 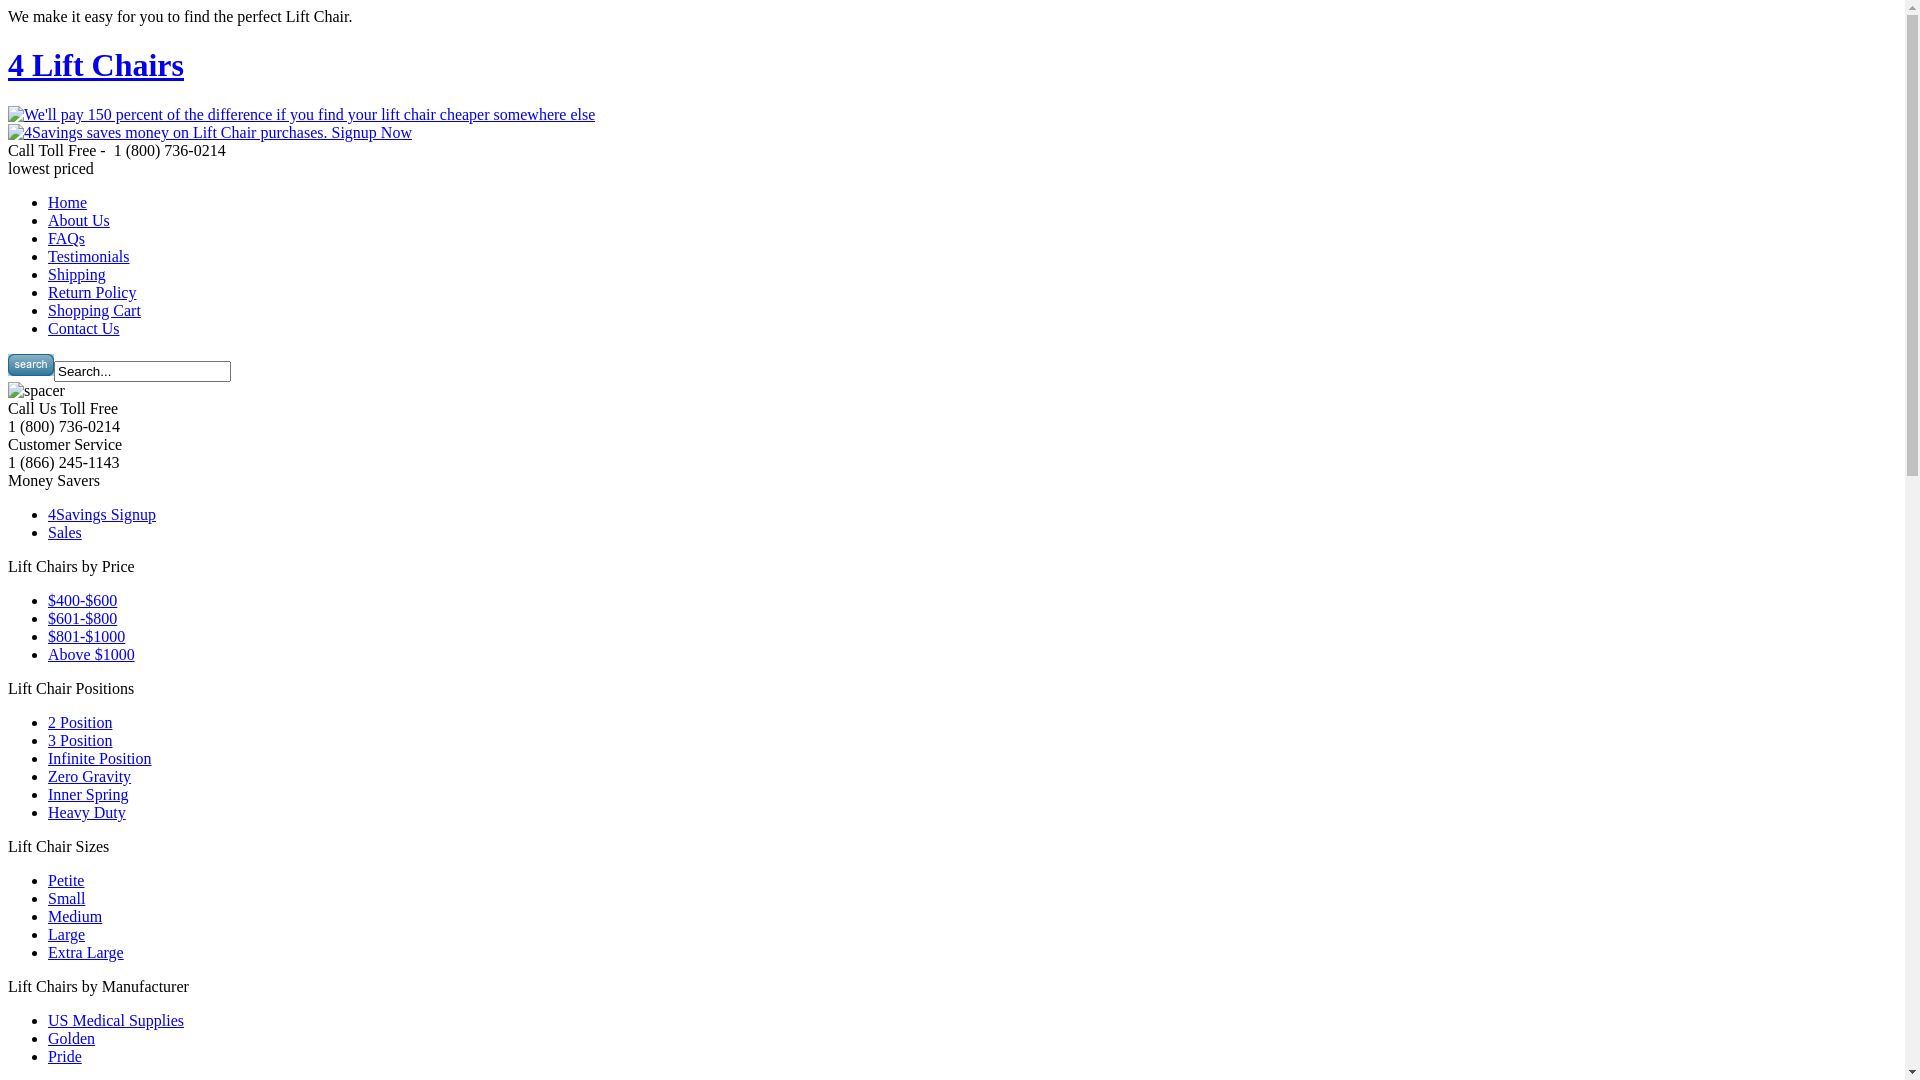 I want to click on '$601-$800', so click(x=81, y=617).